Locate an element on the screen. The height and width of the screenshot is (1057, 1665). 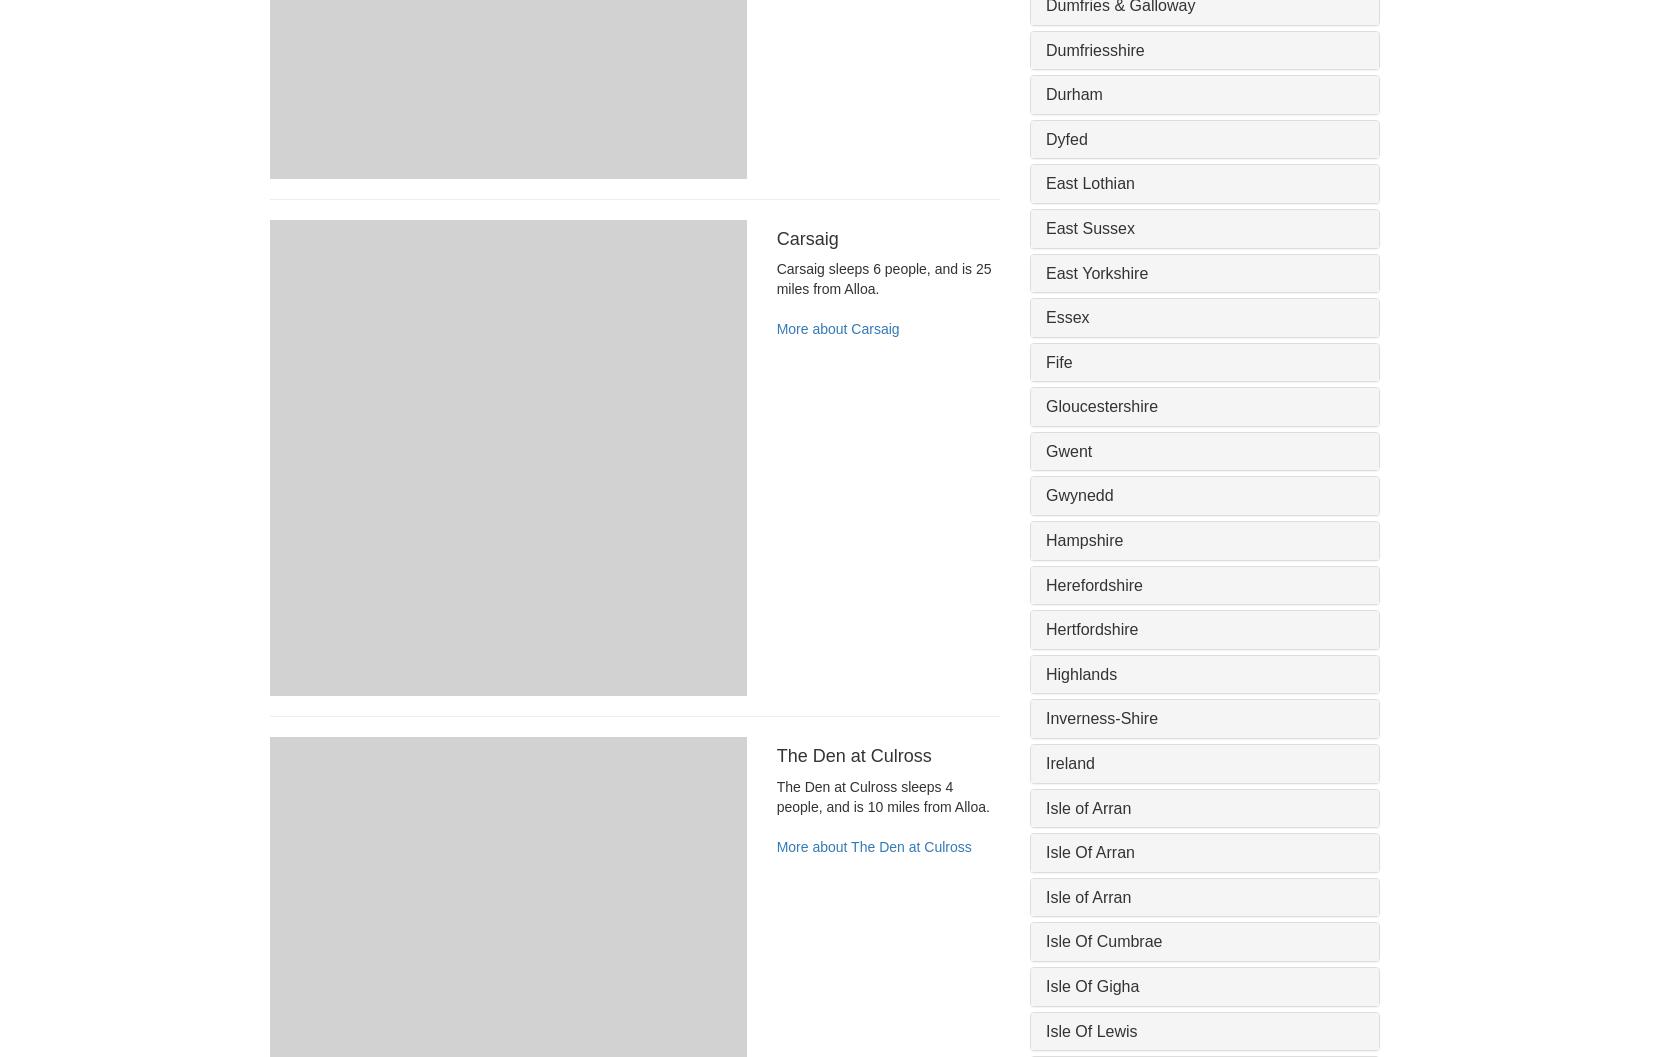
'Carsaig sleeps 6 people, and is 25 miles from Alloa.' is located at coordinates (883, 278).